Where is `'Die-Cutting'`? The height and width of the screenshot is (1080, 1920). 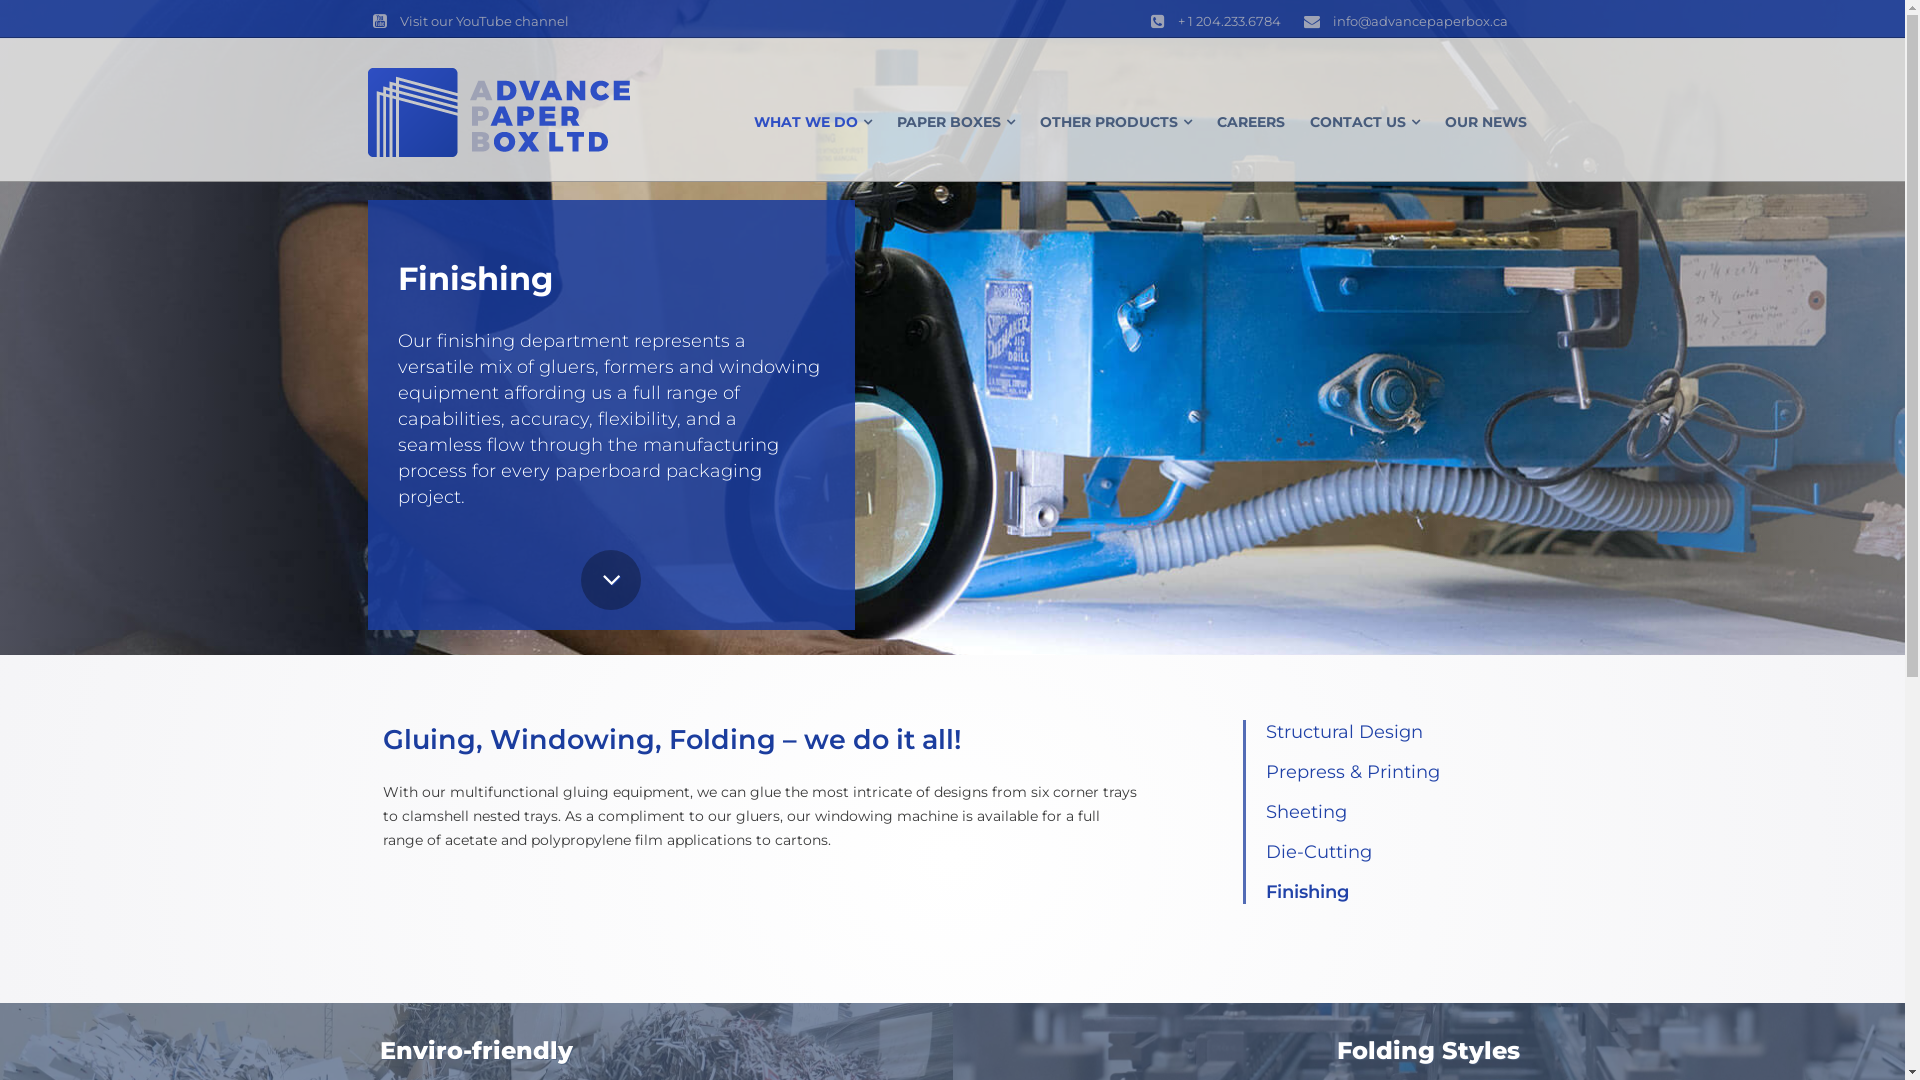
'Die-Cutting' is located at coordinates (1265, 852).